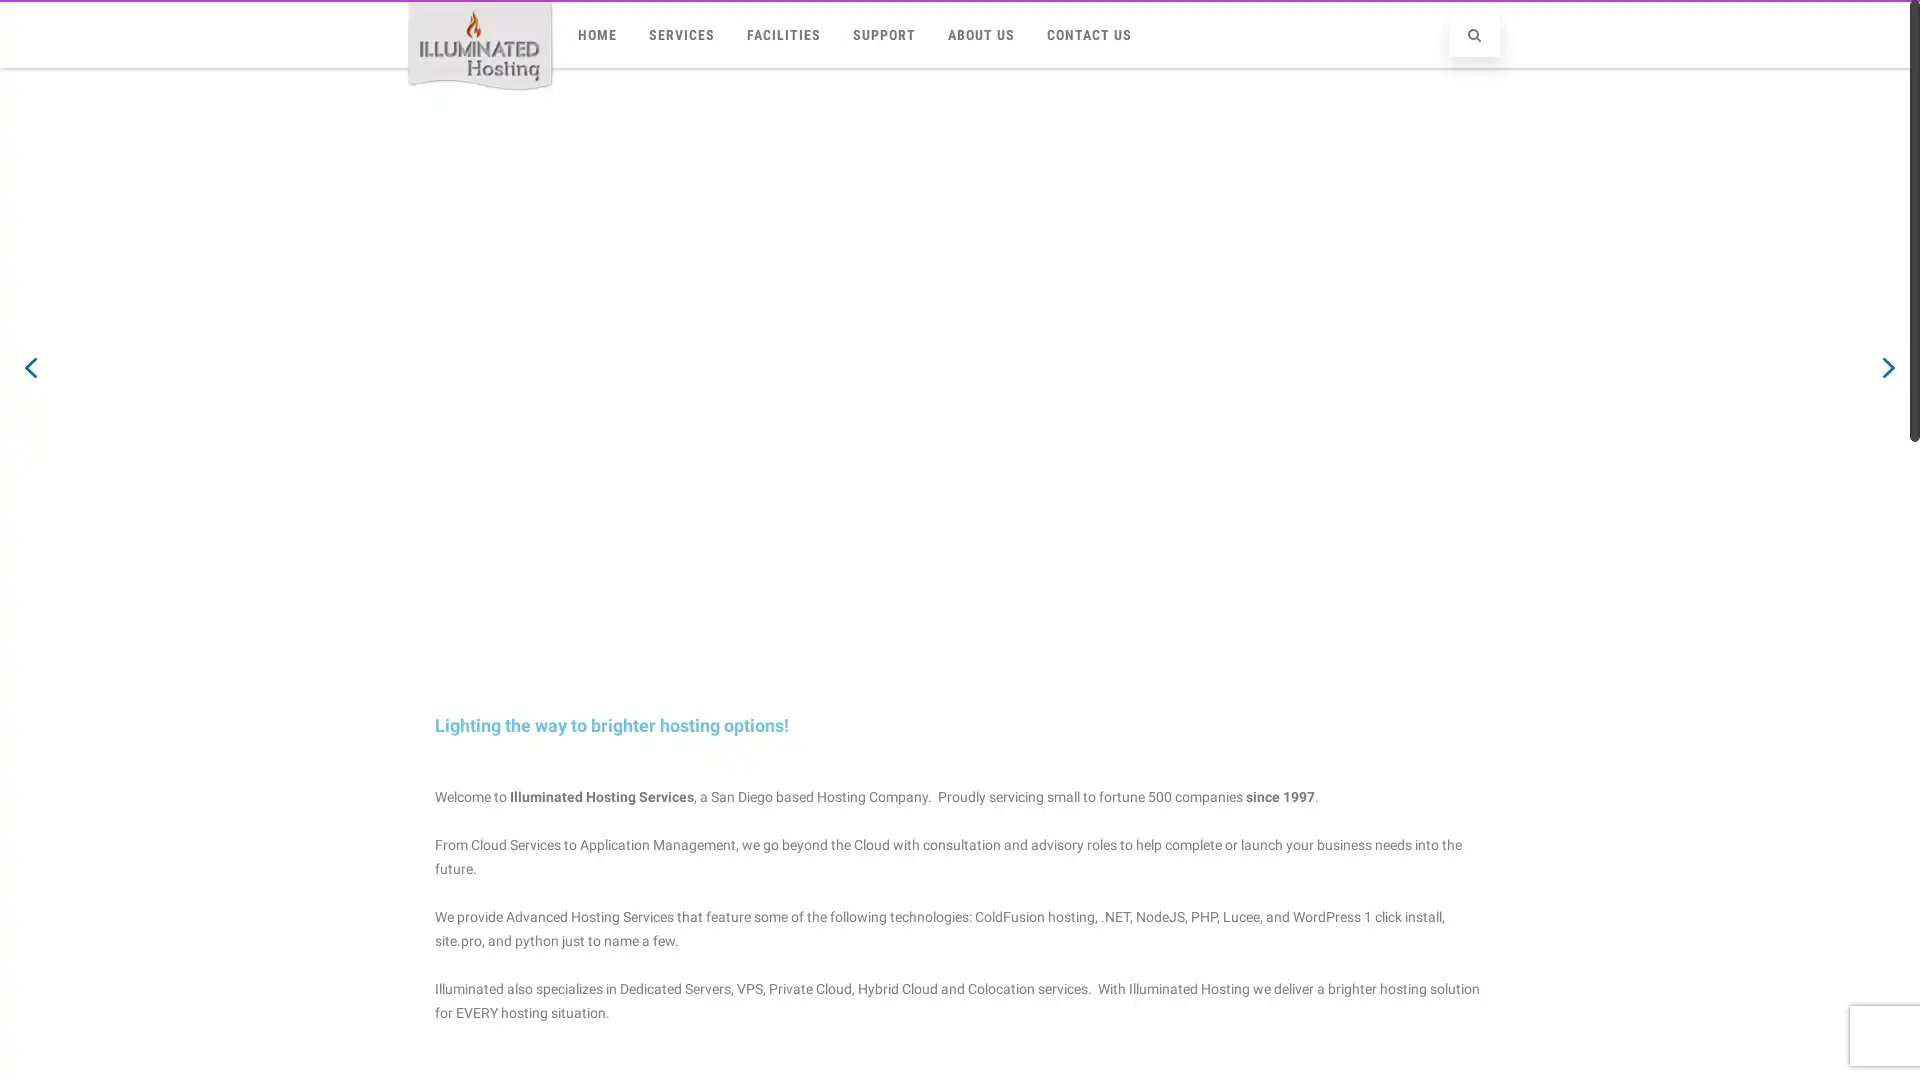 The height and width of the screenshot is (1080, 1920). I want to click on slider2, so click(969, 645).